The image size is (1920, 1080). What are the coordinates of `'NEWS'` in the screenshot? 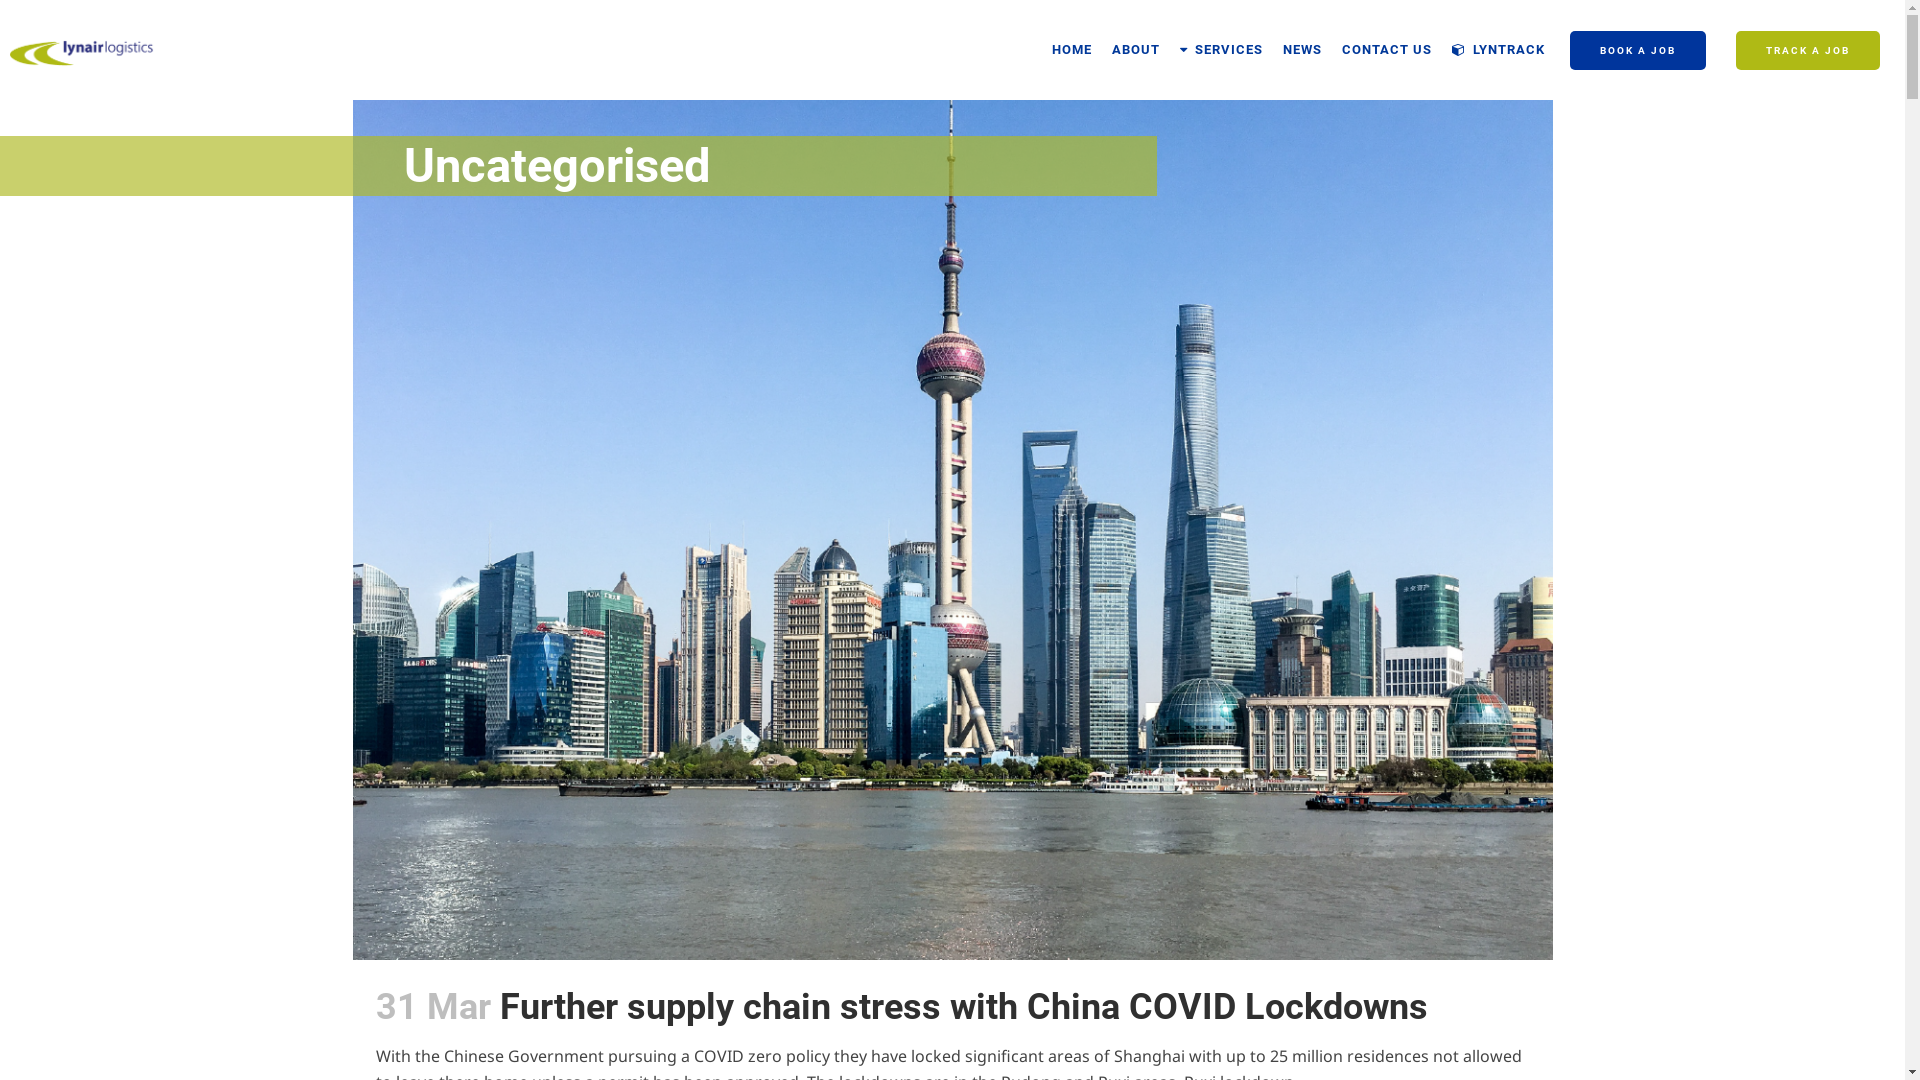 It's located at (1302, 49).